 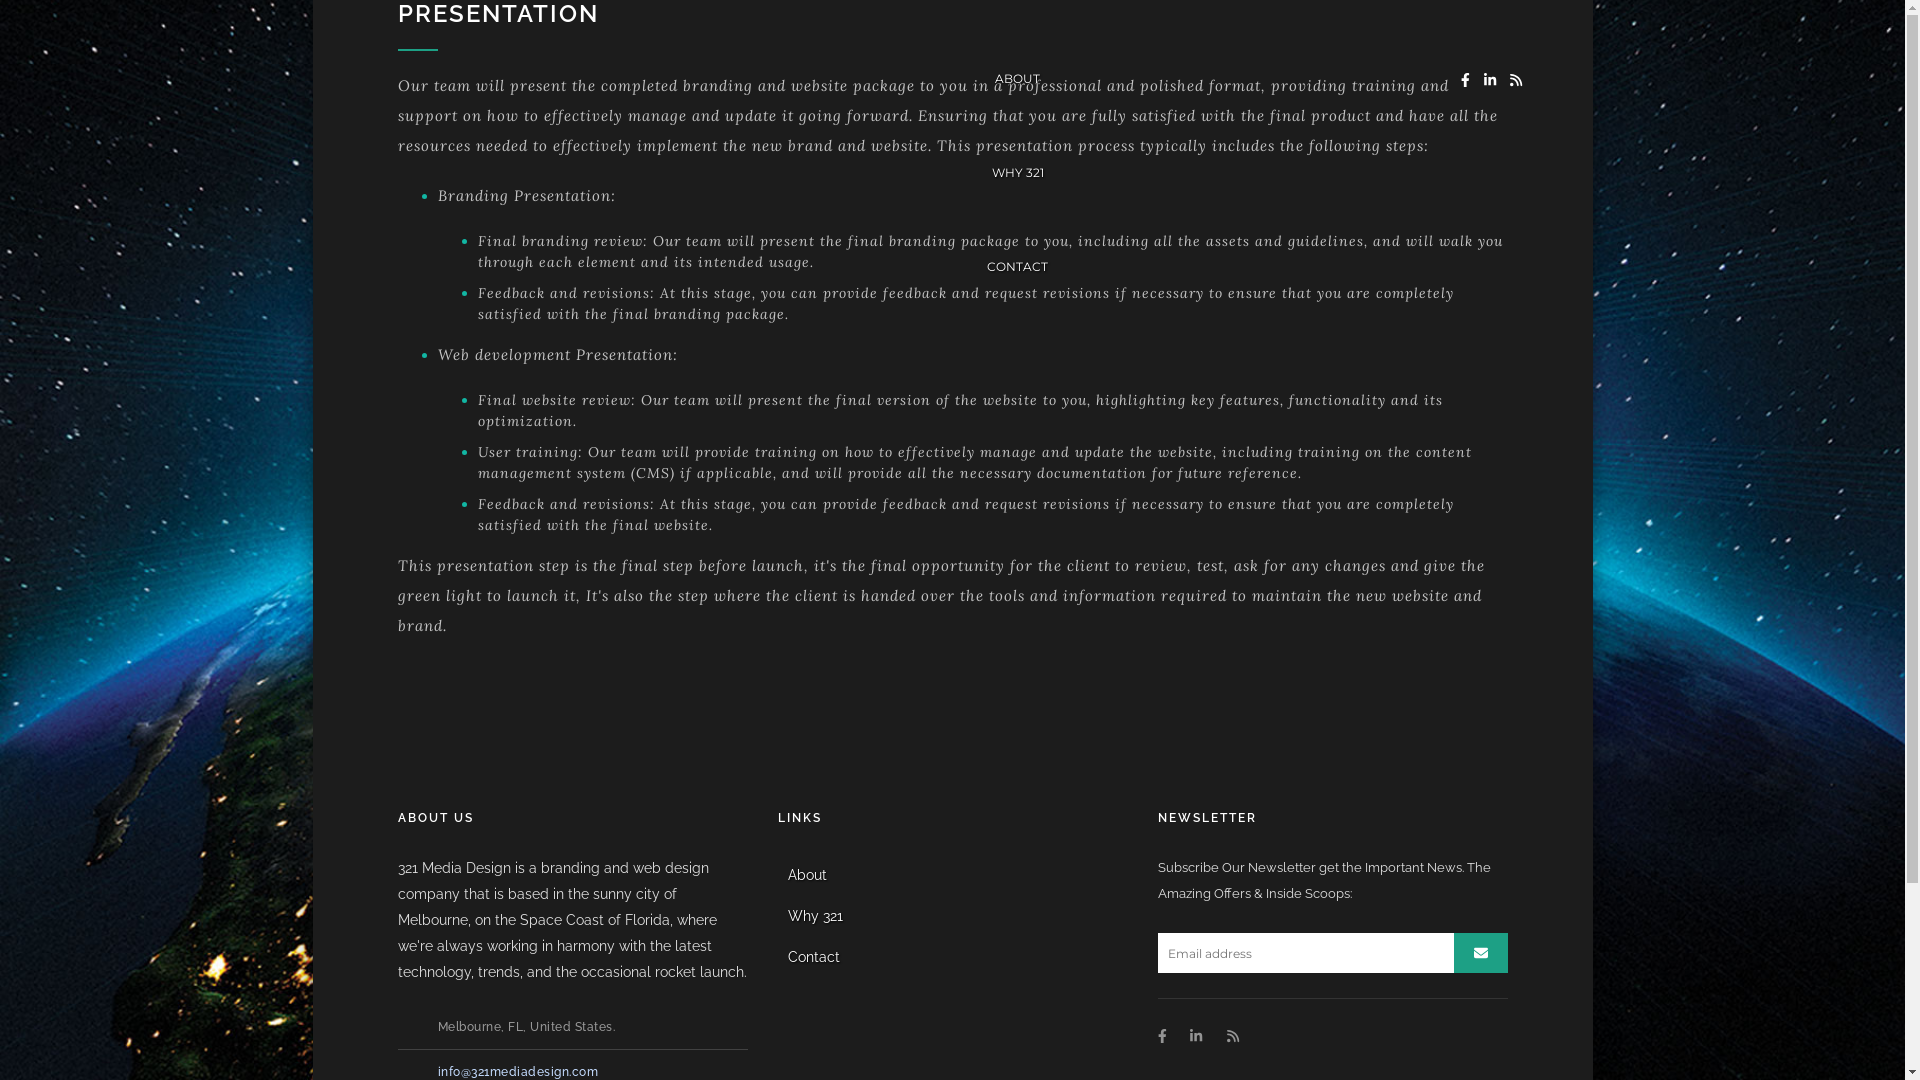 What do you see at coordinates (1231, 1035) in the screenshot?
I see `'RSS'` at bounding box center [1231, 1035].